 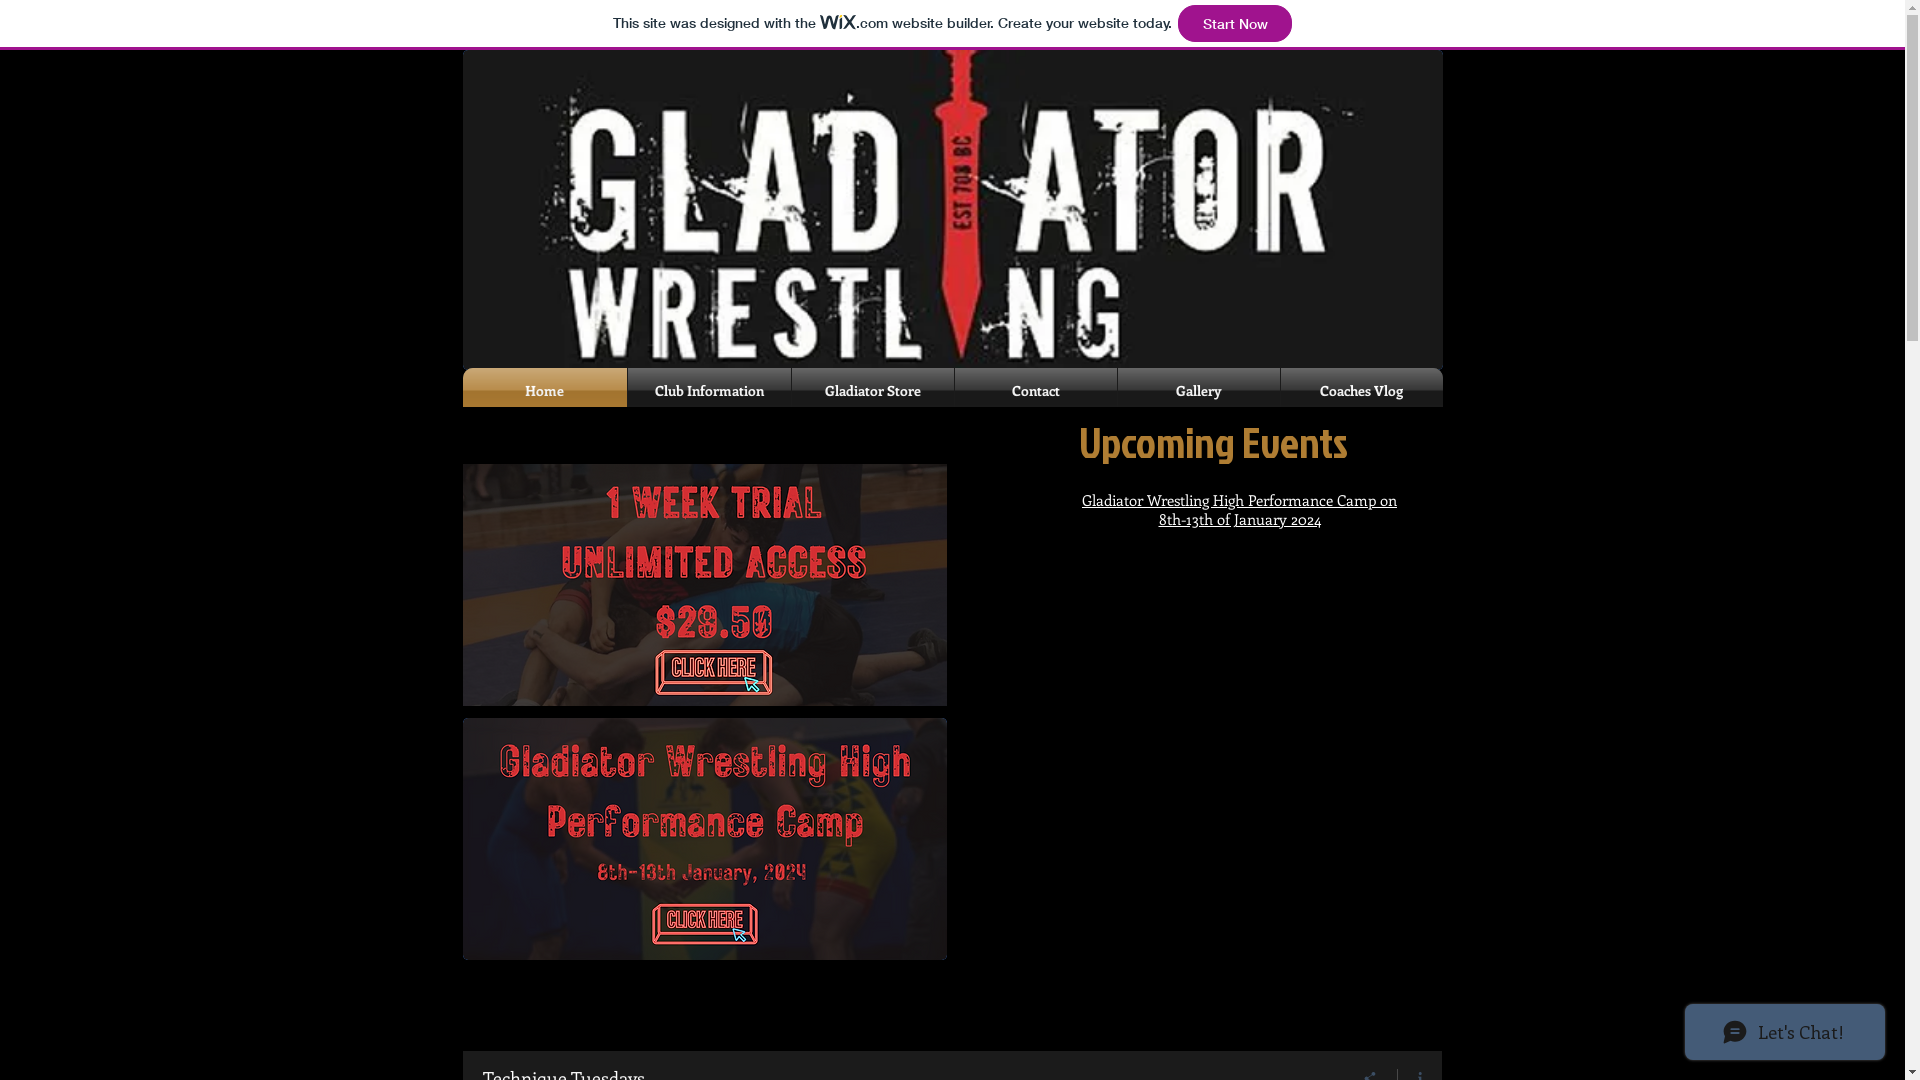 What do you see at coordinates (1360, 390) in the screenshot?
I see `'Coaches Vlog'` at bounding box center [1360, 390].